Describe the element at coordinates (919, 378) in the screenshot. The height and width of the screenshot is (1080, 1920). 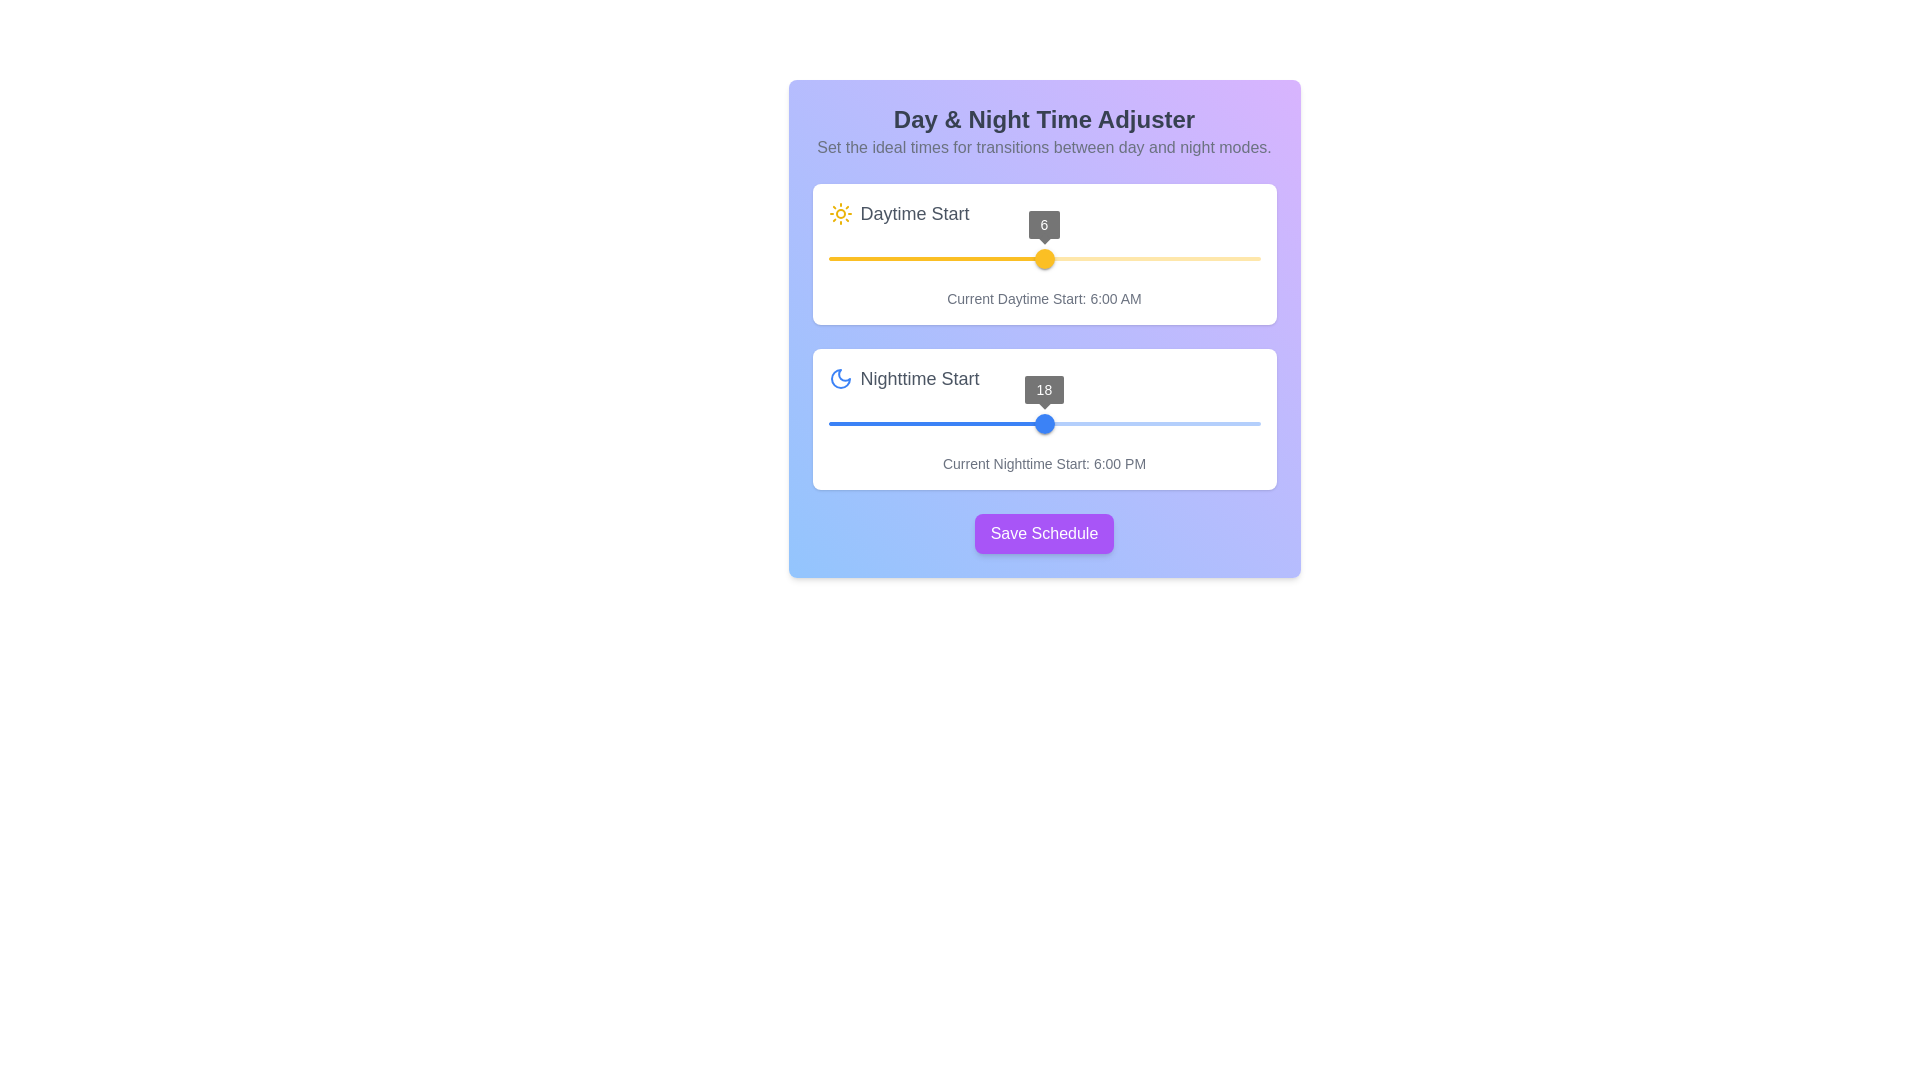
I see `the text label reading 'Nighttime Start', which is styled in large gray font and positioned beneath the 'Daytime Start' section with a moon icon to its left` at that location.